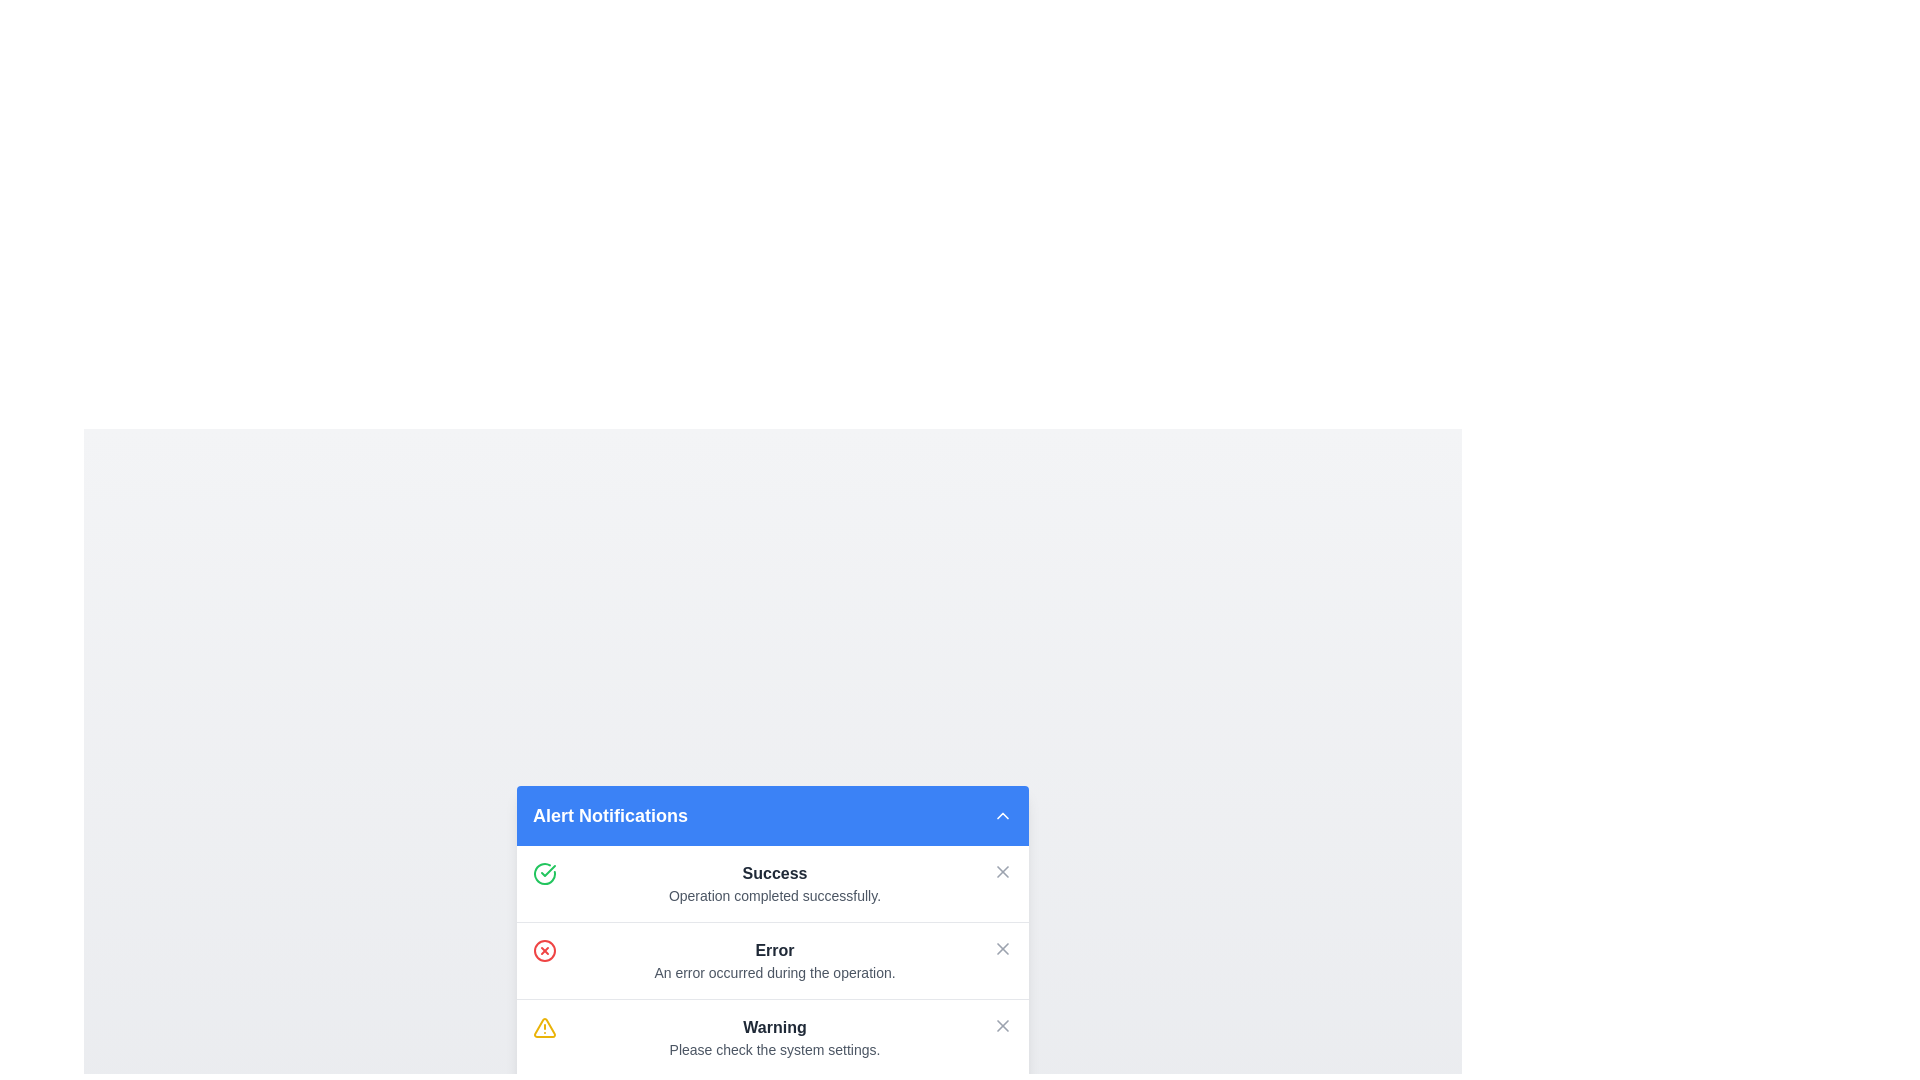  Describe the element at coordinates (545, 948) in the screenshot. I see `the error indicator icon located in the 'Alert Notifications' section, positioned to the left of the text 'Error' and the message 'An error occurred during the operation.'` at that location.